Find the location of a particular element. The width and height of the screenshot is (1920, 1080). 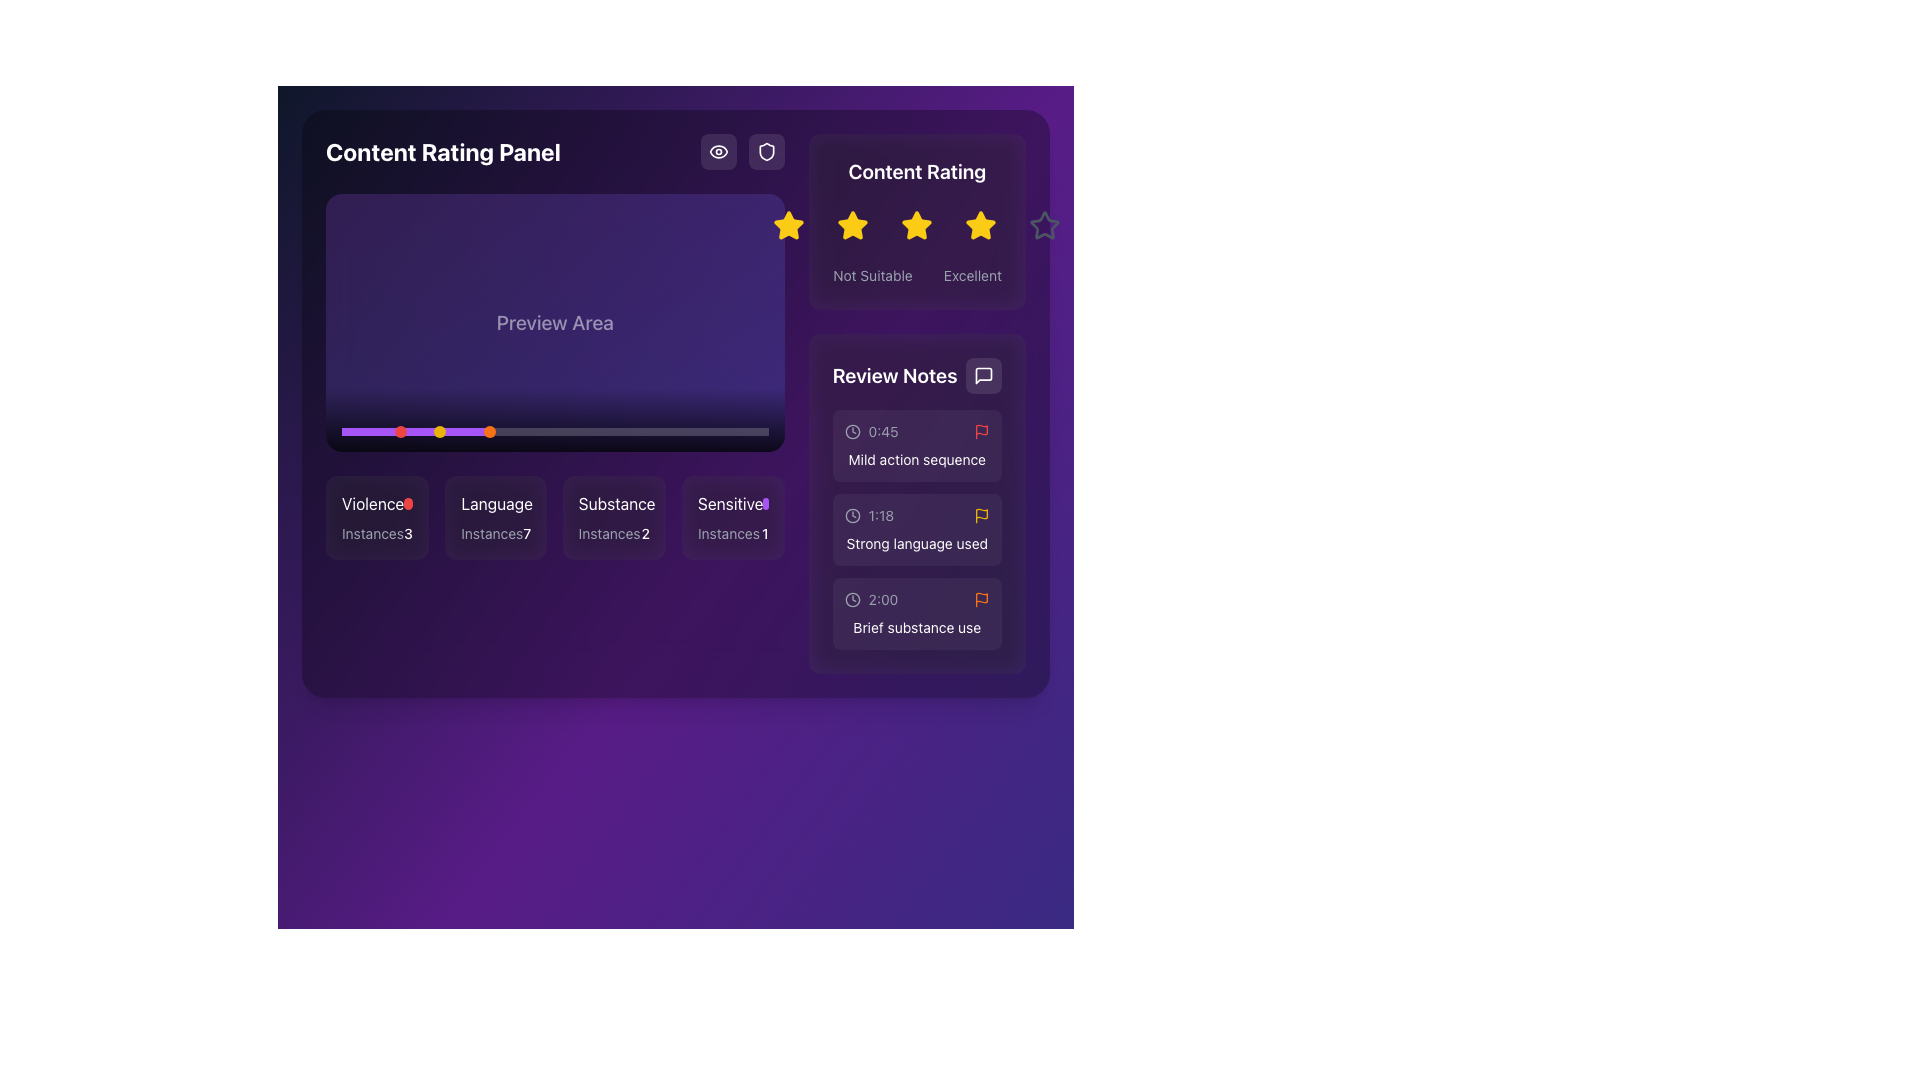

the fifth yellow star icon in the 'Content Rating' section is located at coordinates (980, 225).